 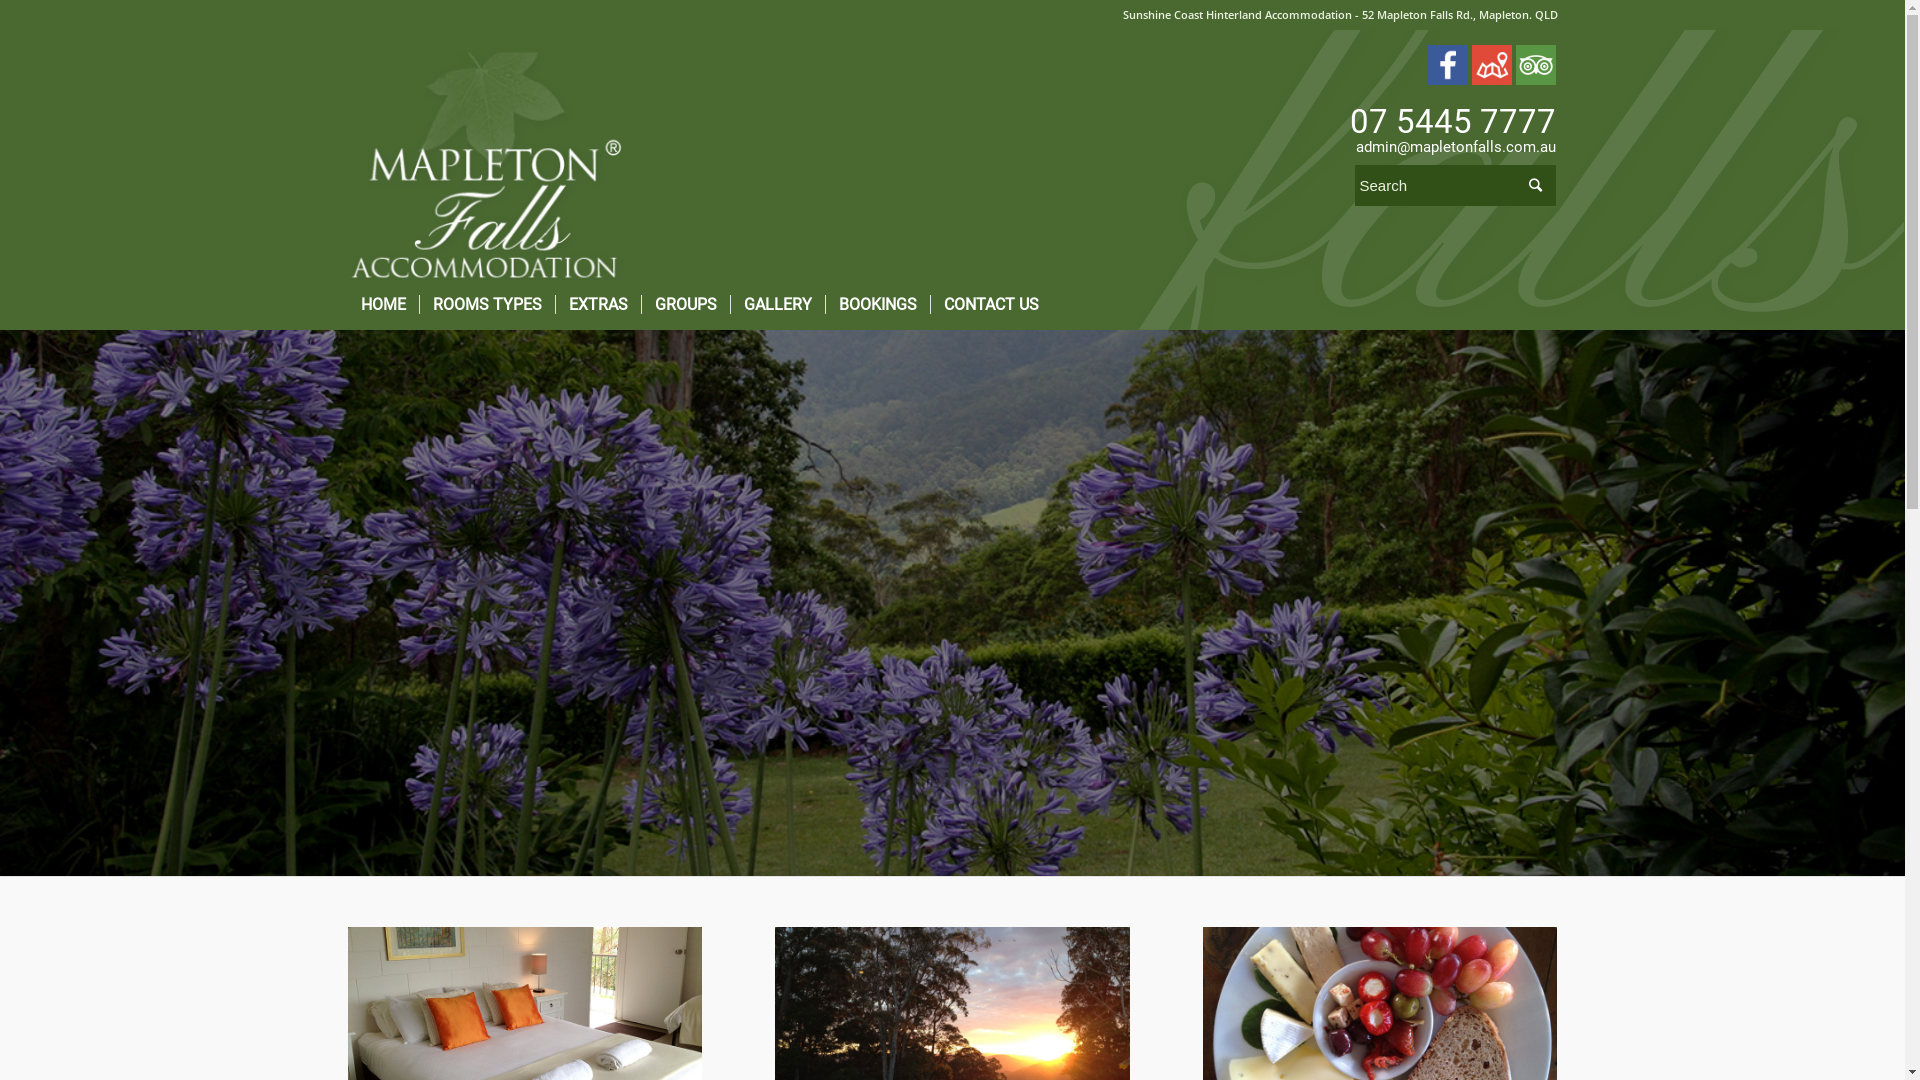 I want to click on '5', so click(x=951, y=601).